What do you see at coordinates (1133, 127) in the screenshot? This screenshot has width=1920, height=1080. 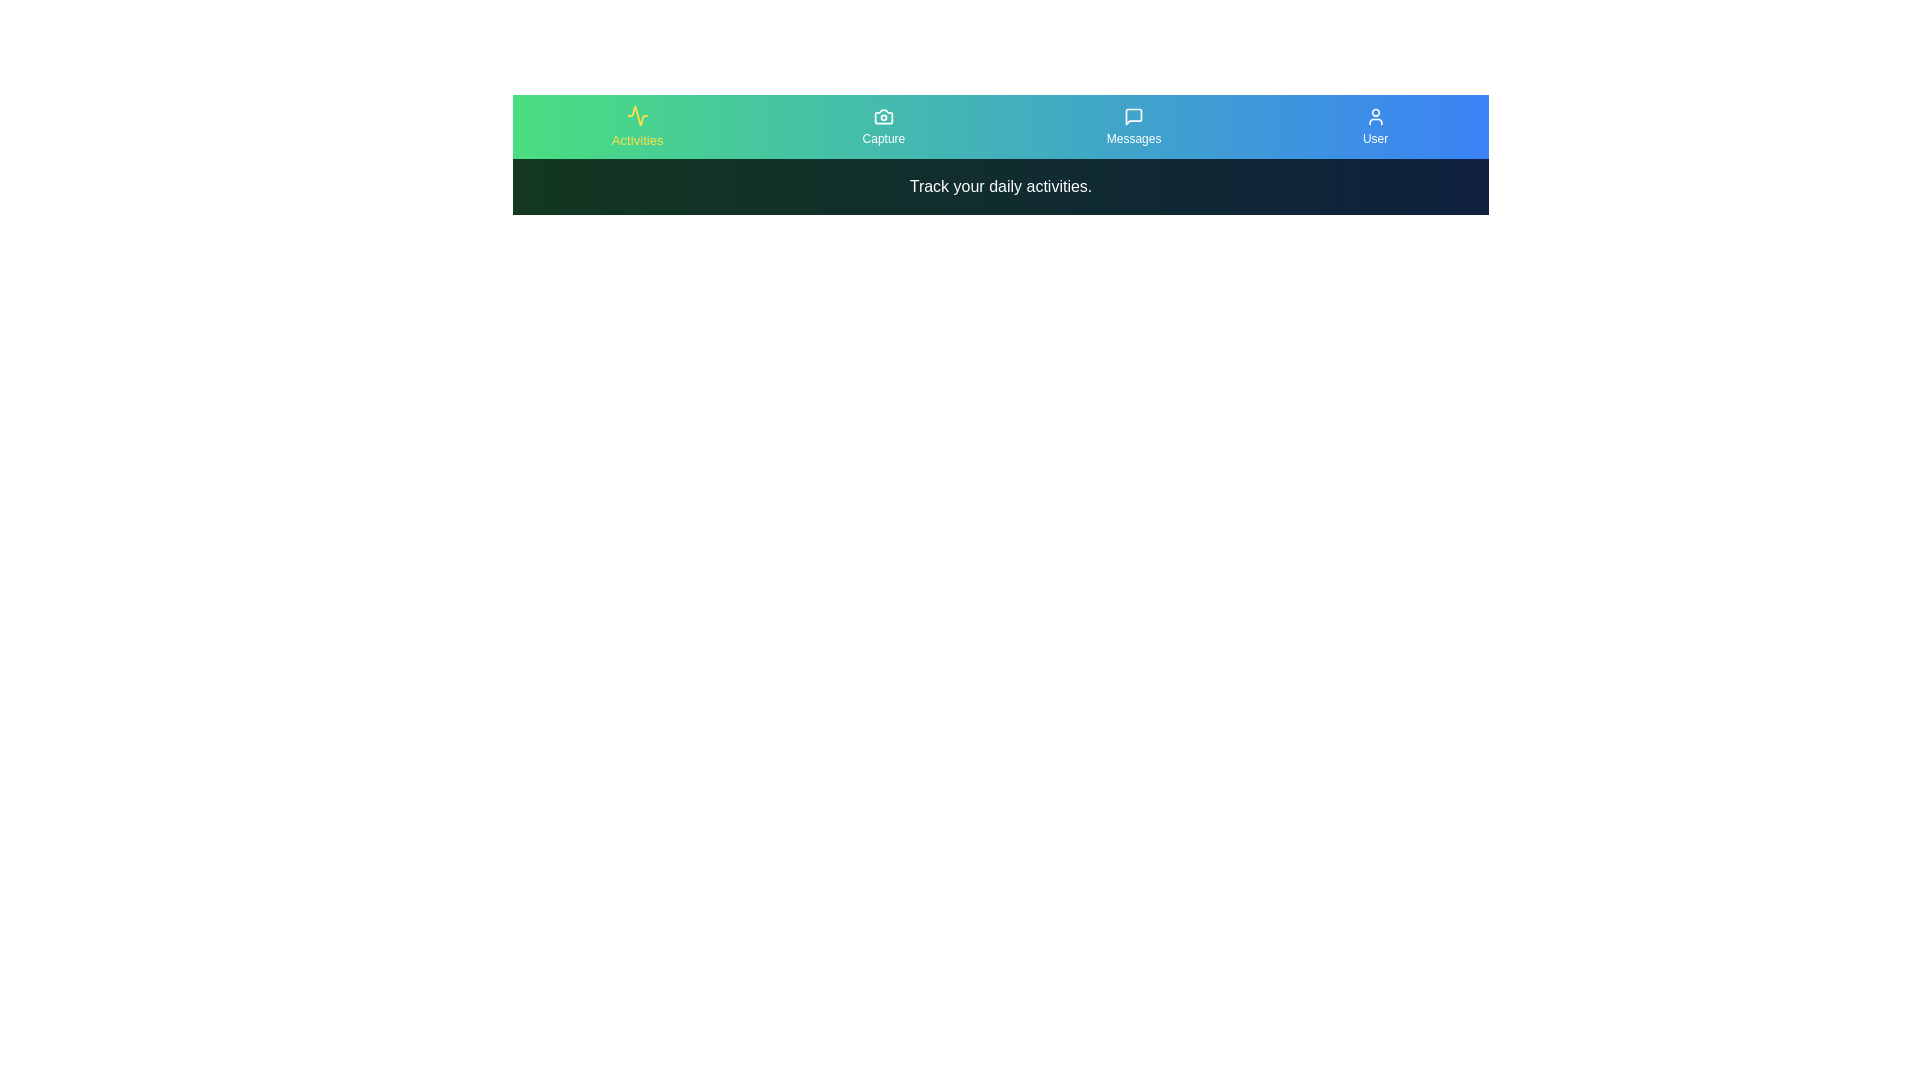 I see `the Messages tab to view its content` at bounding box center [1133, 127].